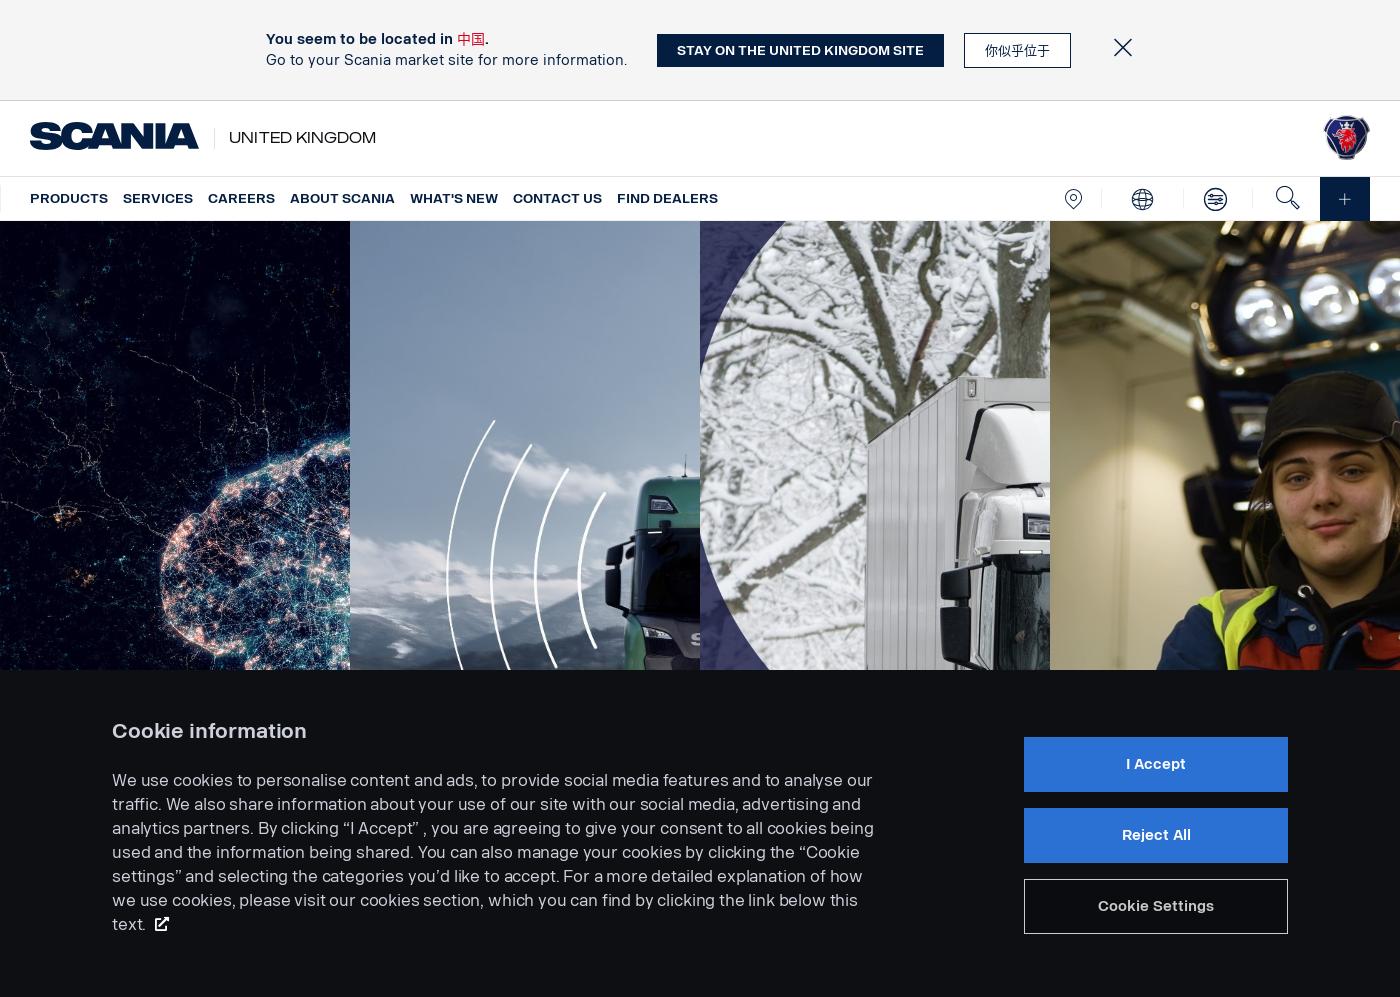 Image resolution: width=1400 pixels, height=997 pixels. What do you see at coordinates (289, 198) in the screenshot?
I see `'About Scania'` at bounding box center [289, 198].